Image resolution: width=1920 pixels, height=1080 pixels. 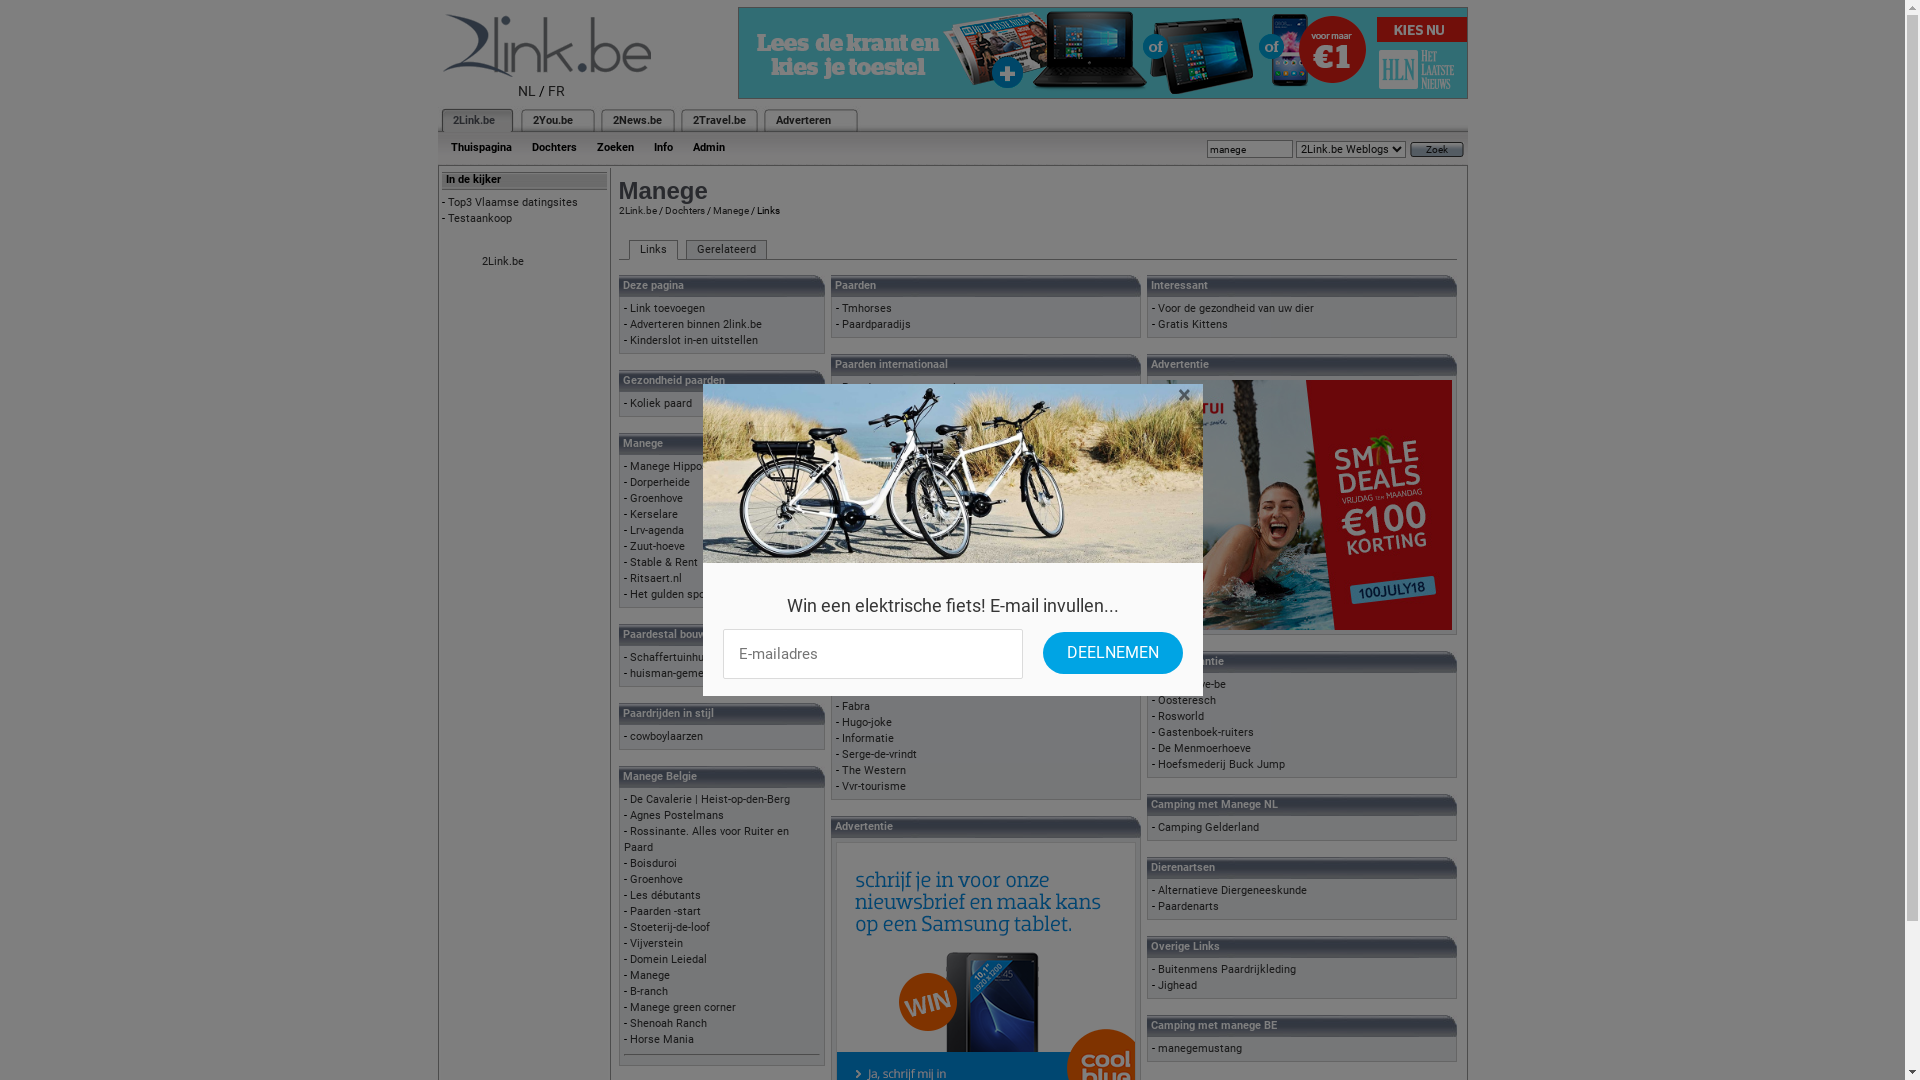 What do you see at coordinates (803, 120) in the screenshot?
I see `'Adverteren'` at bounding box center [803, 120].